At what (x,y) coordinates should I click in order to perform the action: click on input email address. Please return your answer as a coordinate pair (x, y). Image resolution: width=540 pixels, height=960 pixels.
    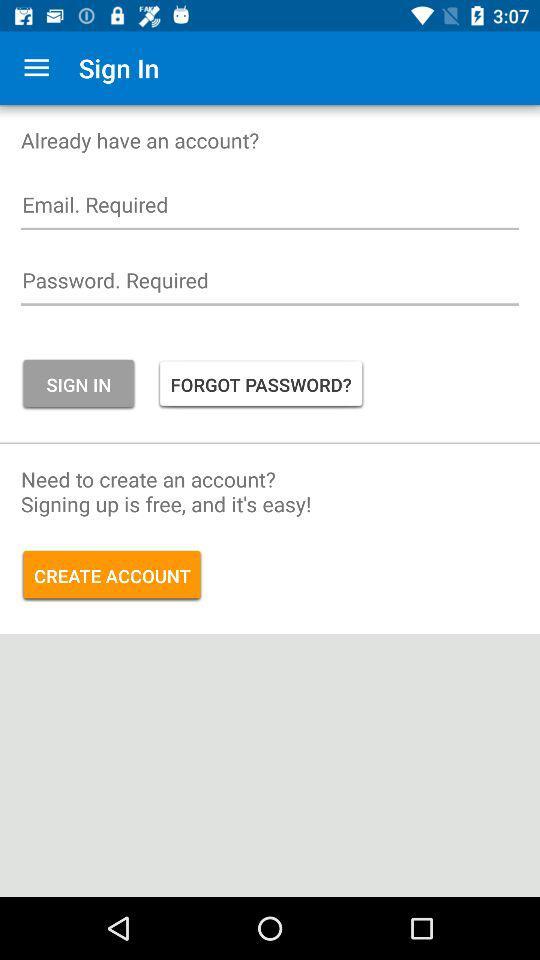
    Looking at the image, I should click on (270, 210).